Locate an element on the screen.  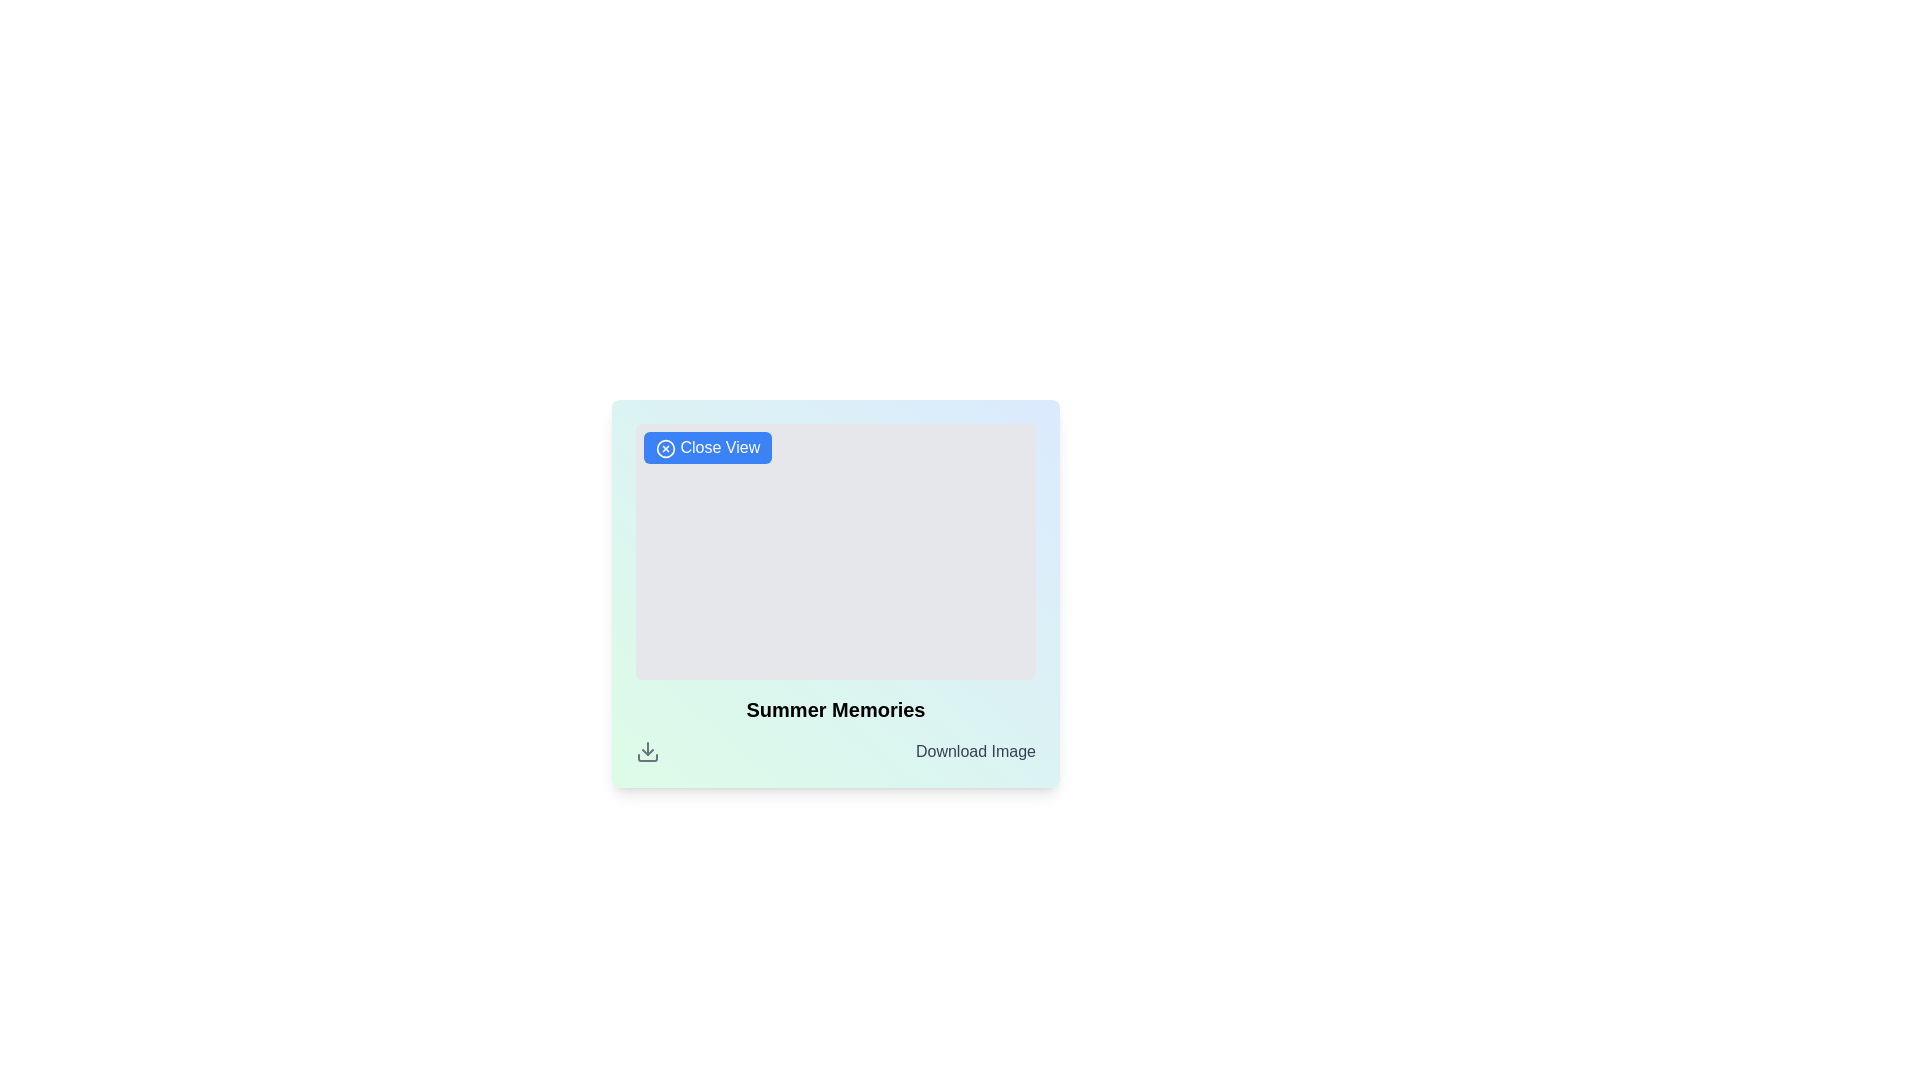
text label that serves as a prompt for downloading an image, located at the bottom-right corner of the card layout, next to the download icon is located at coordinates (975, 752).